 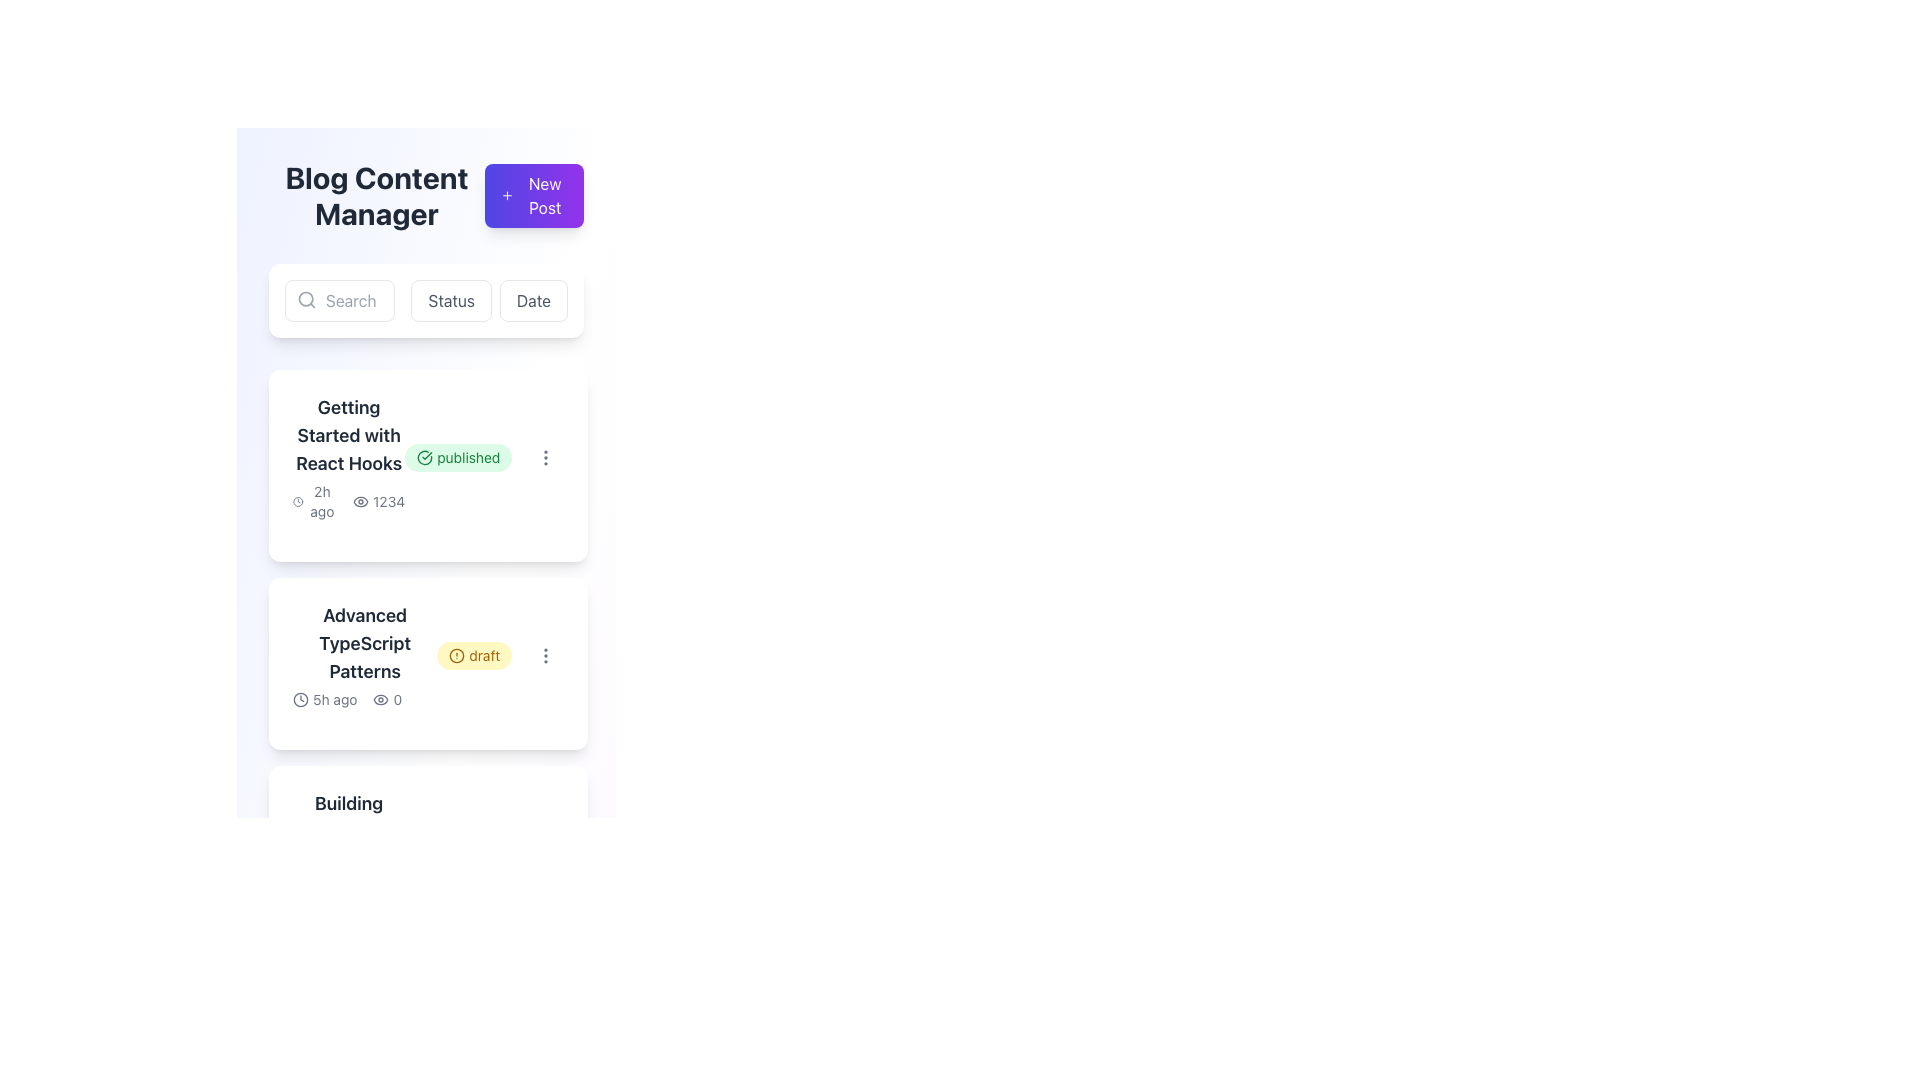 What do you see at coordinates (533, 300) in the screenshot?
I see `the 'Date' button, which is a rectangular button with rounded corners and light border, located to the right of the 'Status' button` at bounding box center [533, 300].